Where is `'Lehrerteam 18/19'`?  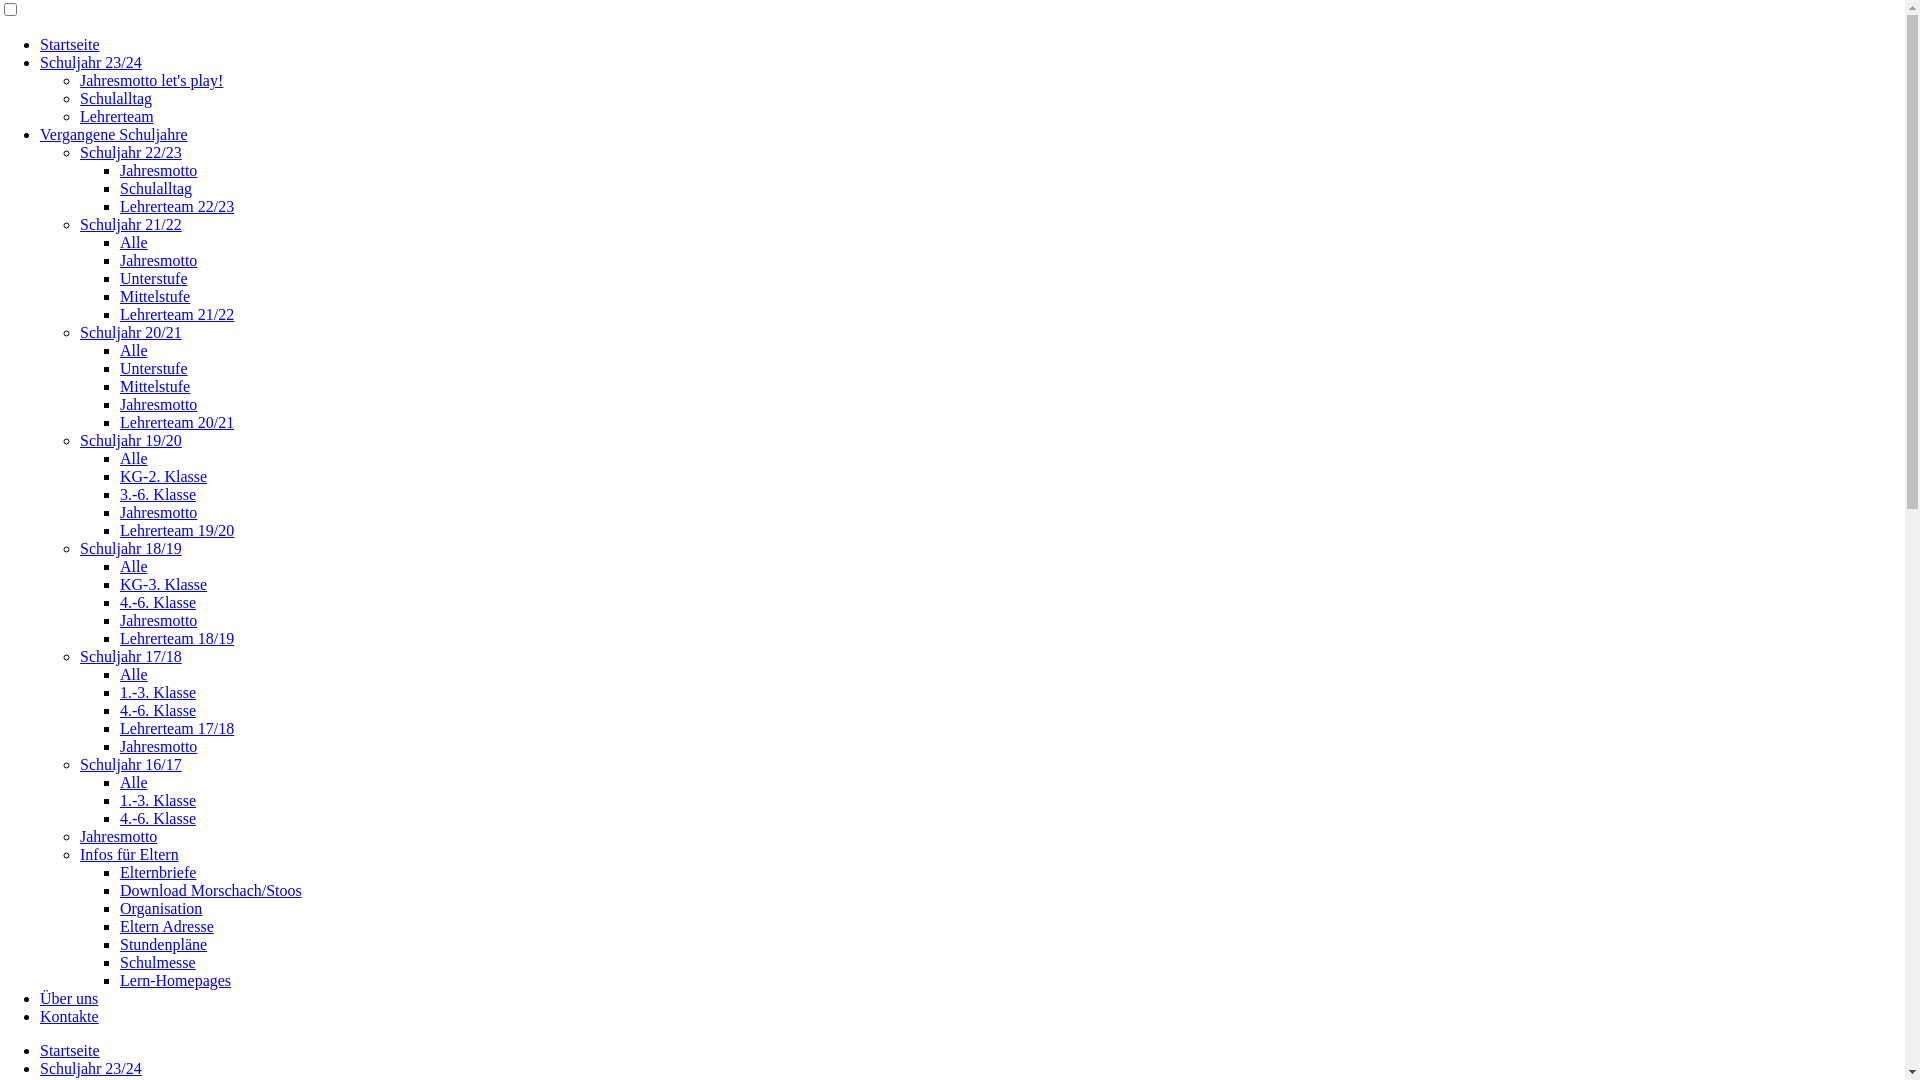 'Lehrerteam 18/19' is located at coordinates (177, 638).